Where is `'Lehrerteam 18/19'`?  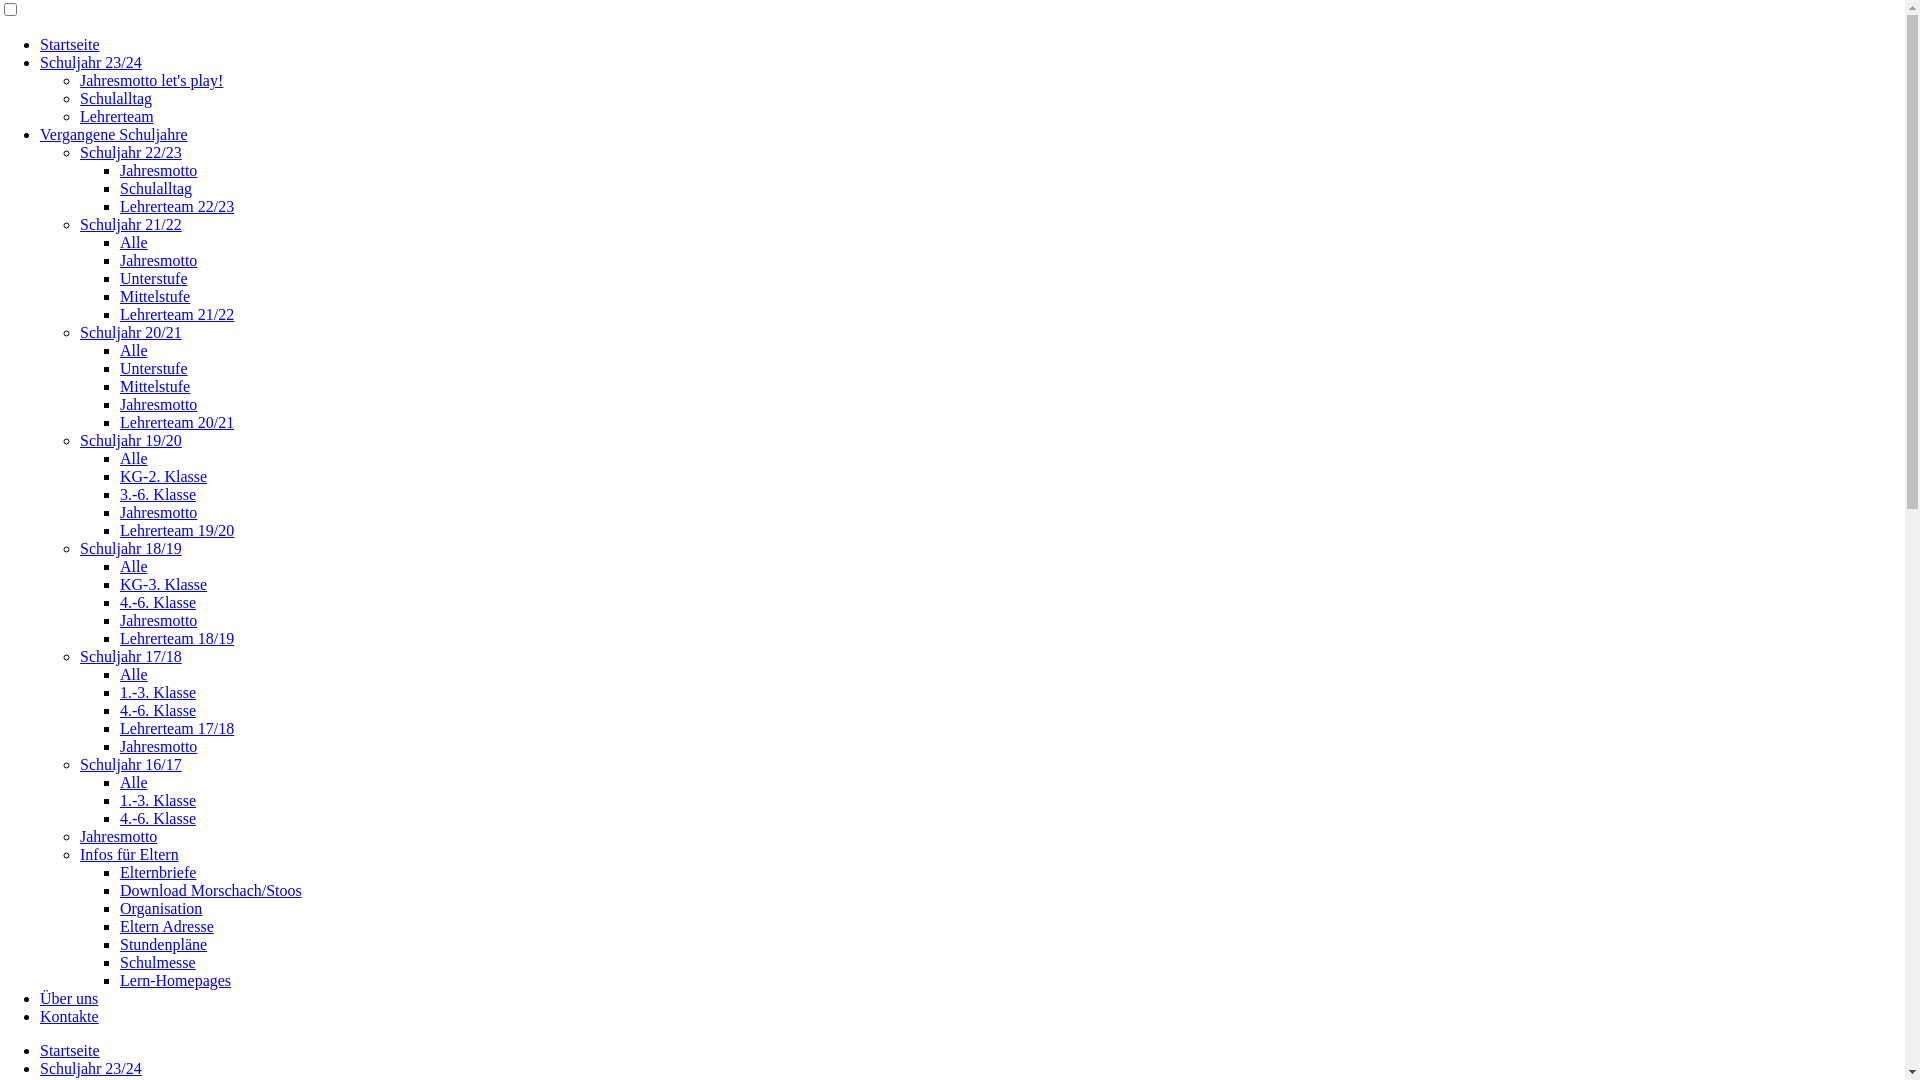 'Lehrerteam 18/19' is located at coordinates (177, 638).